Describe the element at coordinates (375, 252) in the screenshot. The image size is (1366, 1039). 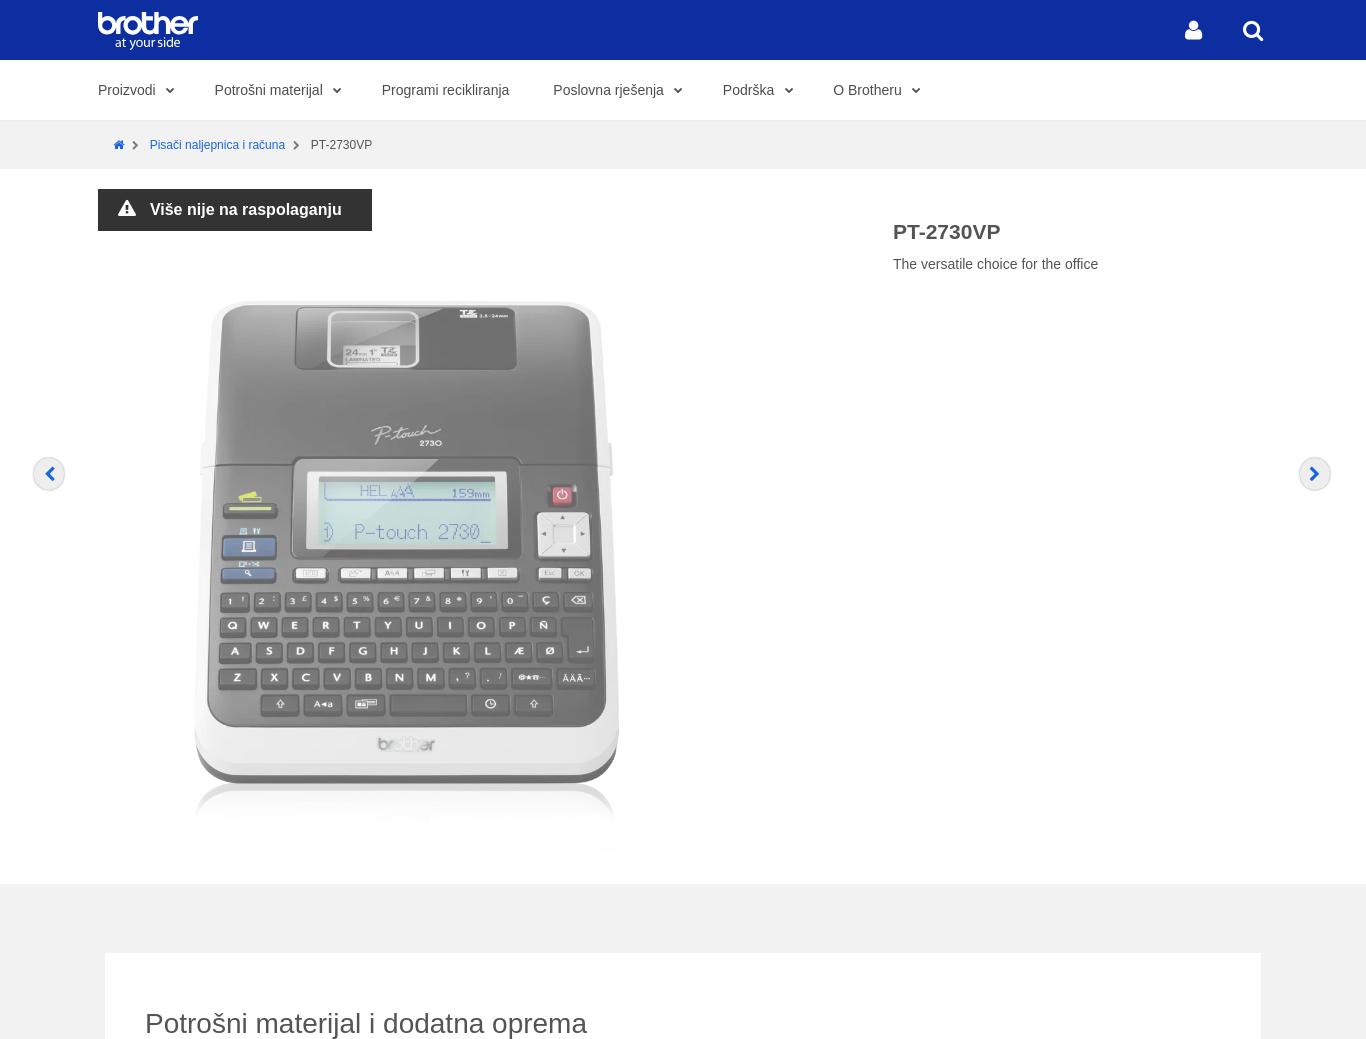
I see `'Težina'` at that location.